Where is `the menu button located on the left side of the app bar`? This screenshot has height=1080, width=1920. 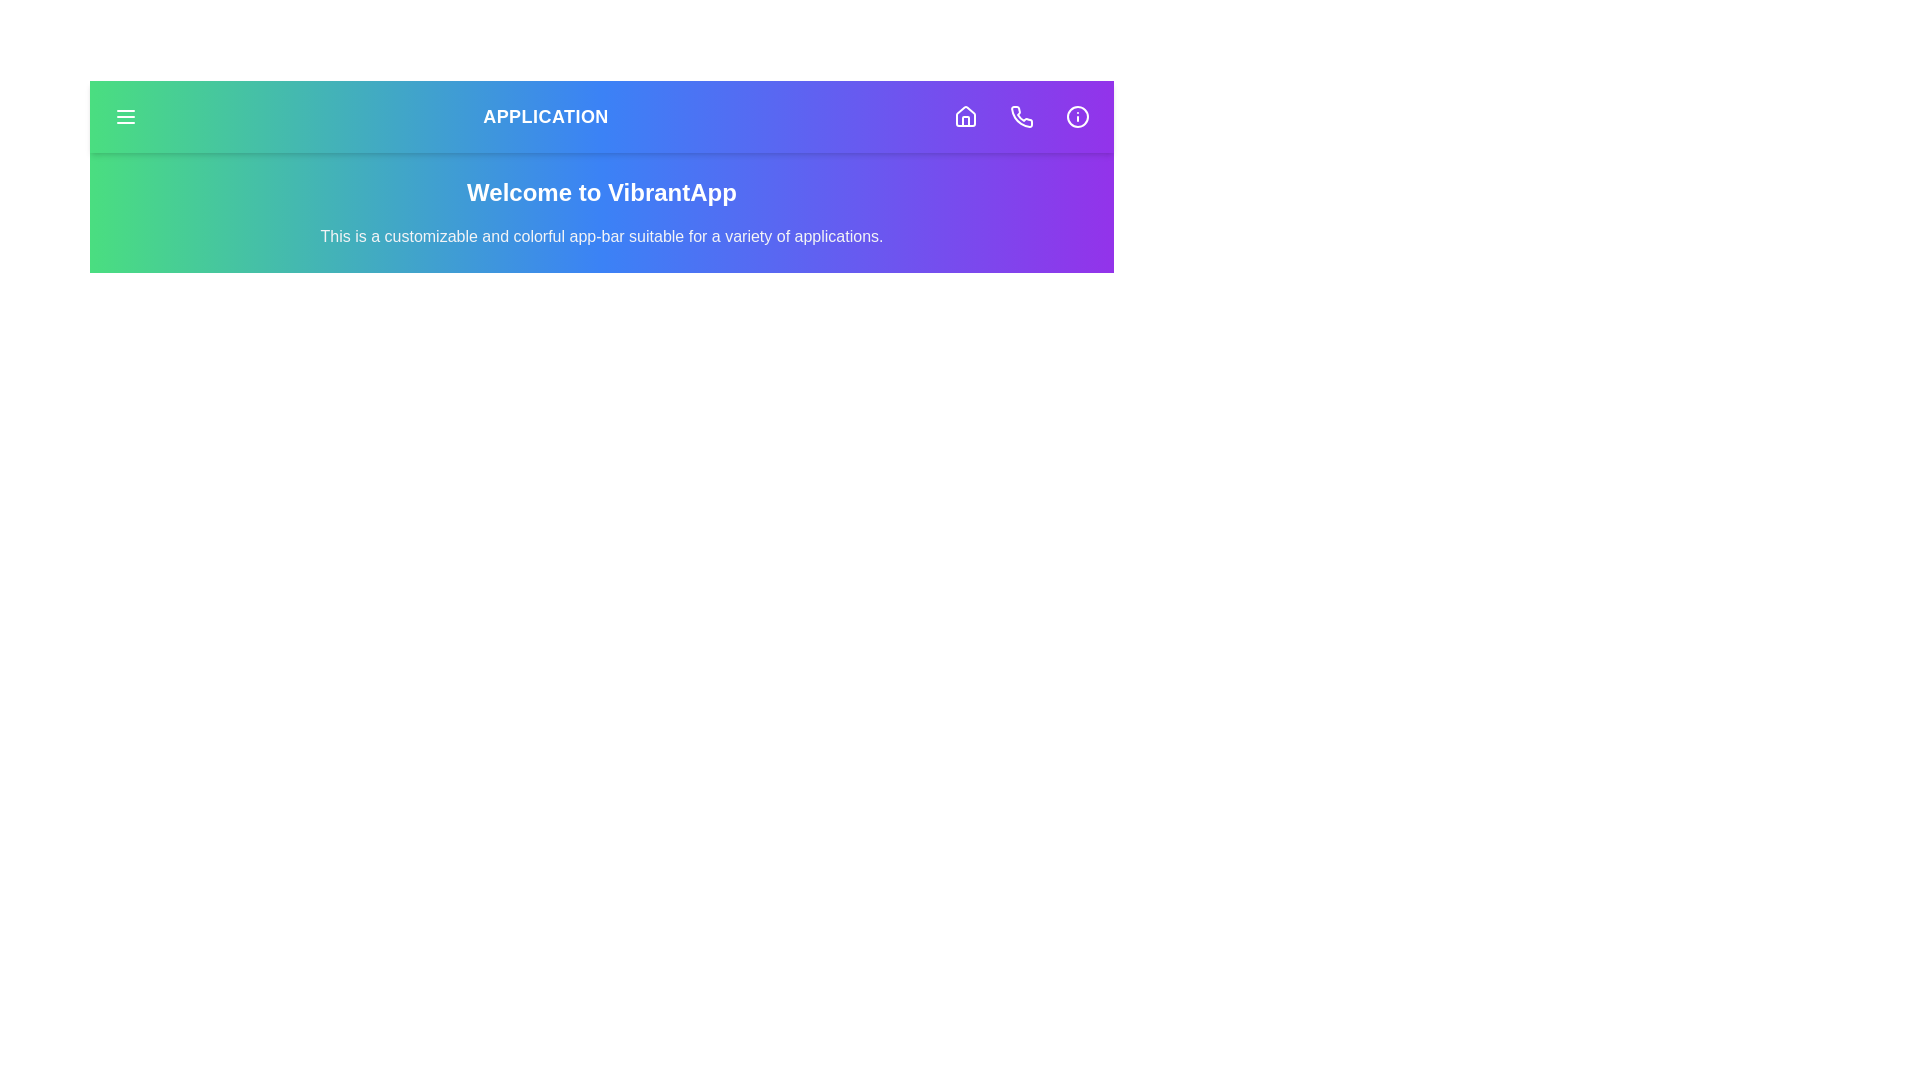 the menu button located on the left side of the app bar is located at coordinates (124, 116).